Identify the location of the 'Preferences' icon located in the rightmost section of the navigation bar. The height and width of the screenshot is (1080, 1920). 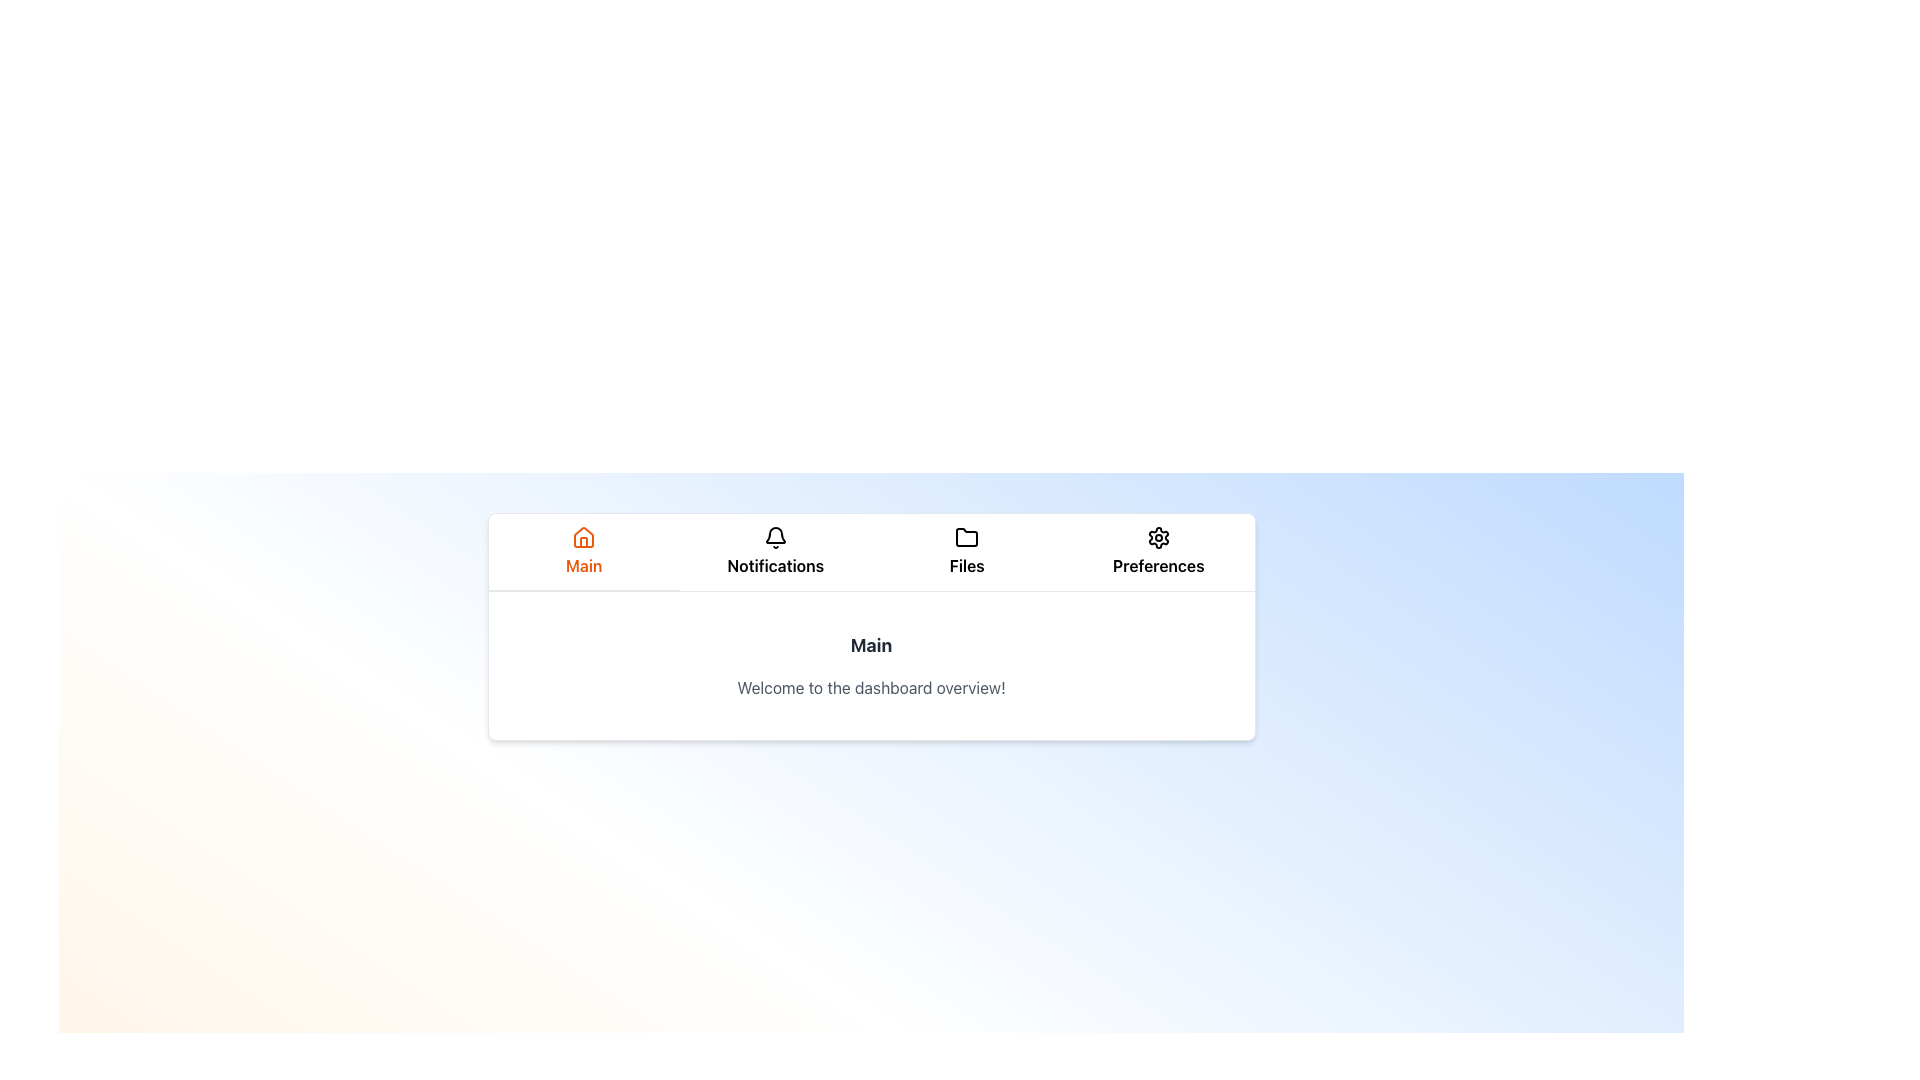
(1158, 536).